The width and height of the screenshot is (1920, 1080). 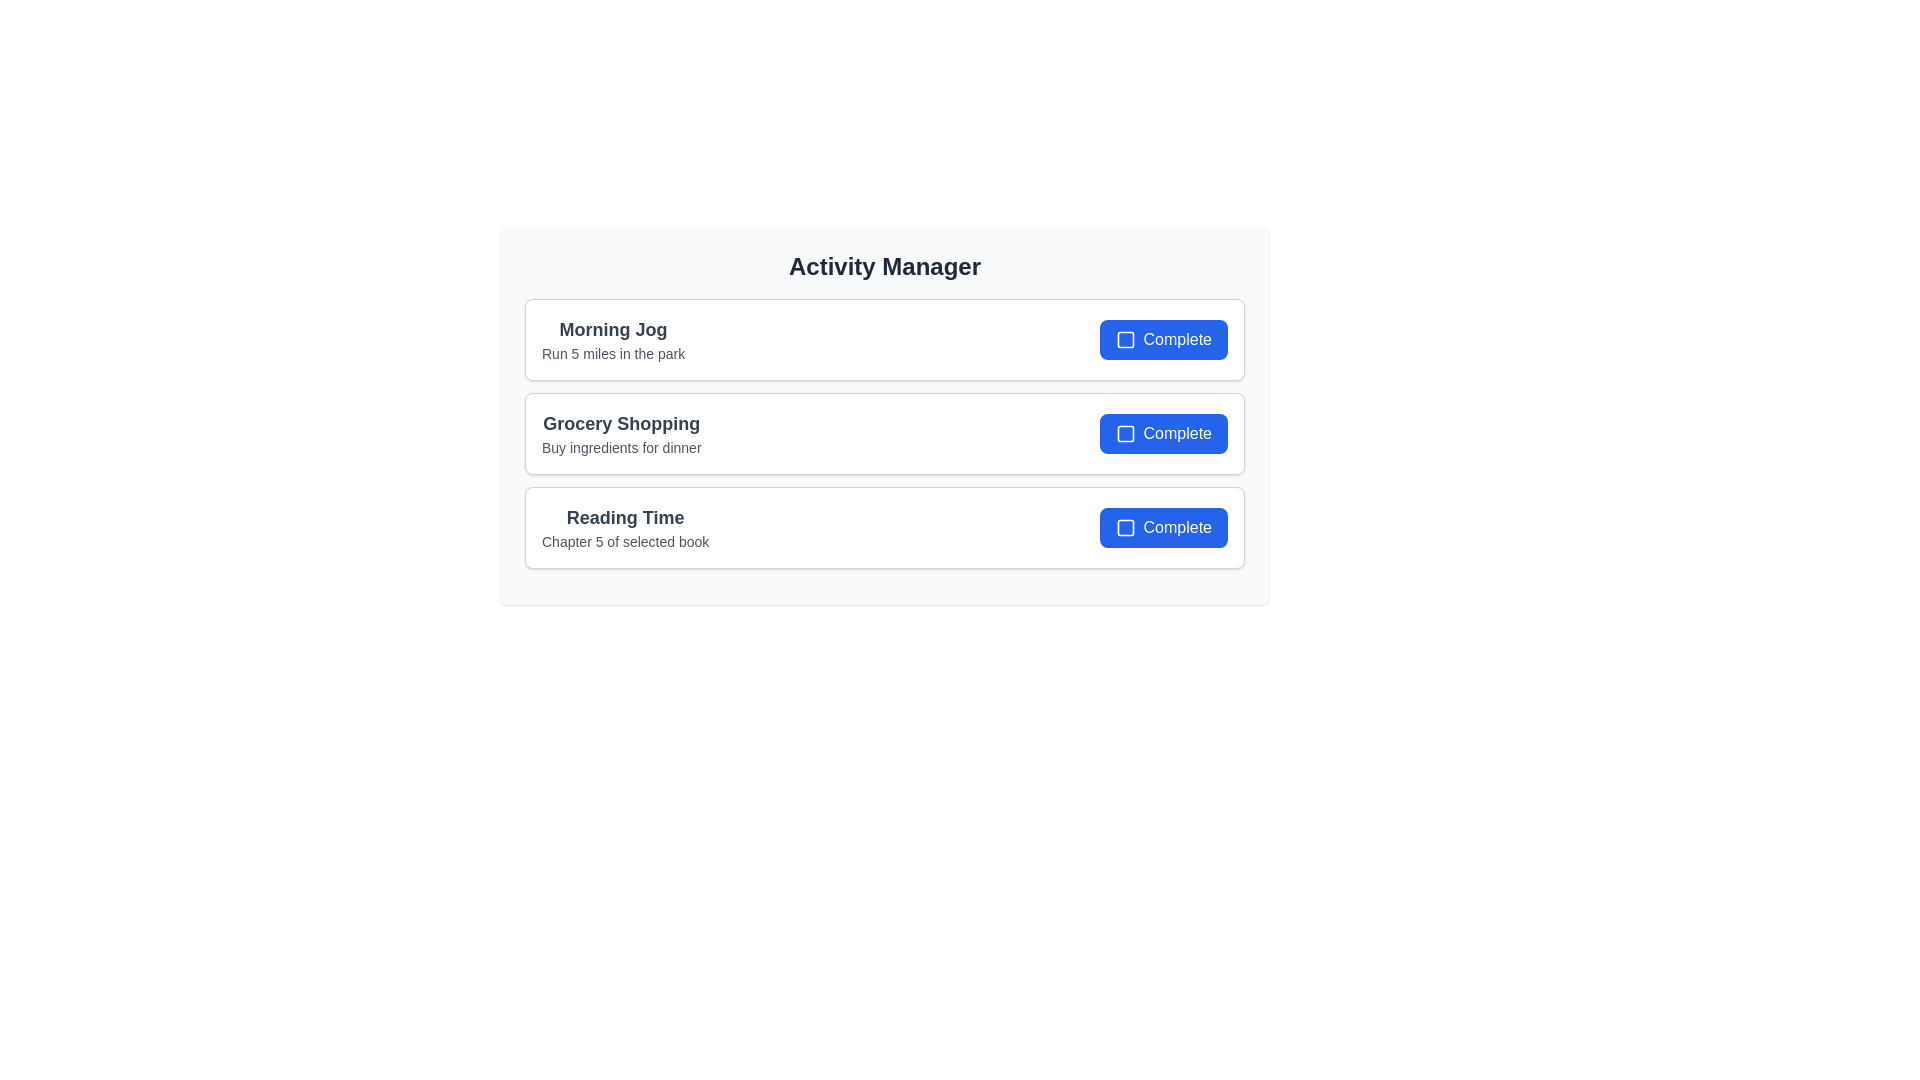 I want to click on the text label that says 'Morning Jog', which is bold and prominent, located above the descriptive text 'Run 5 miles in the park' in the topmost list item, so click(x=612, y=329).